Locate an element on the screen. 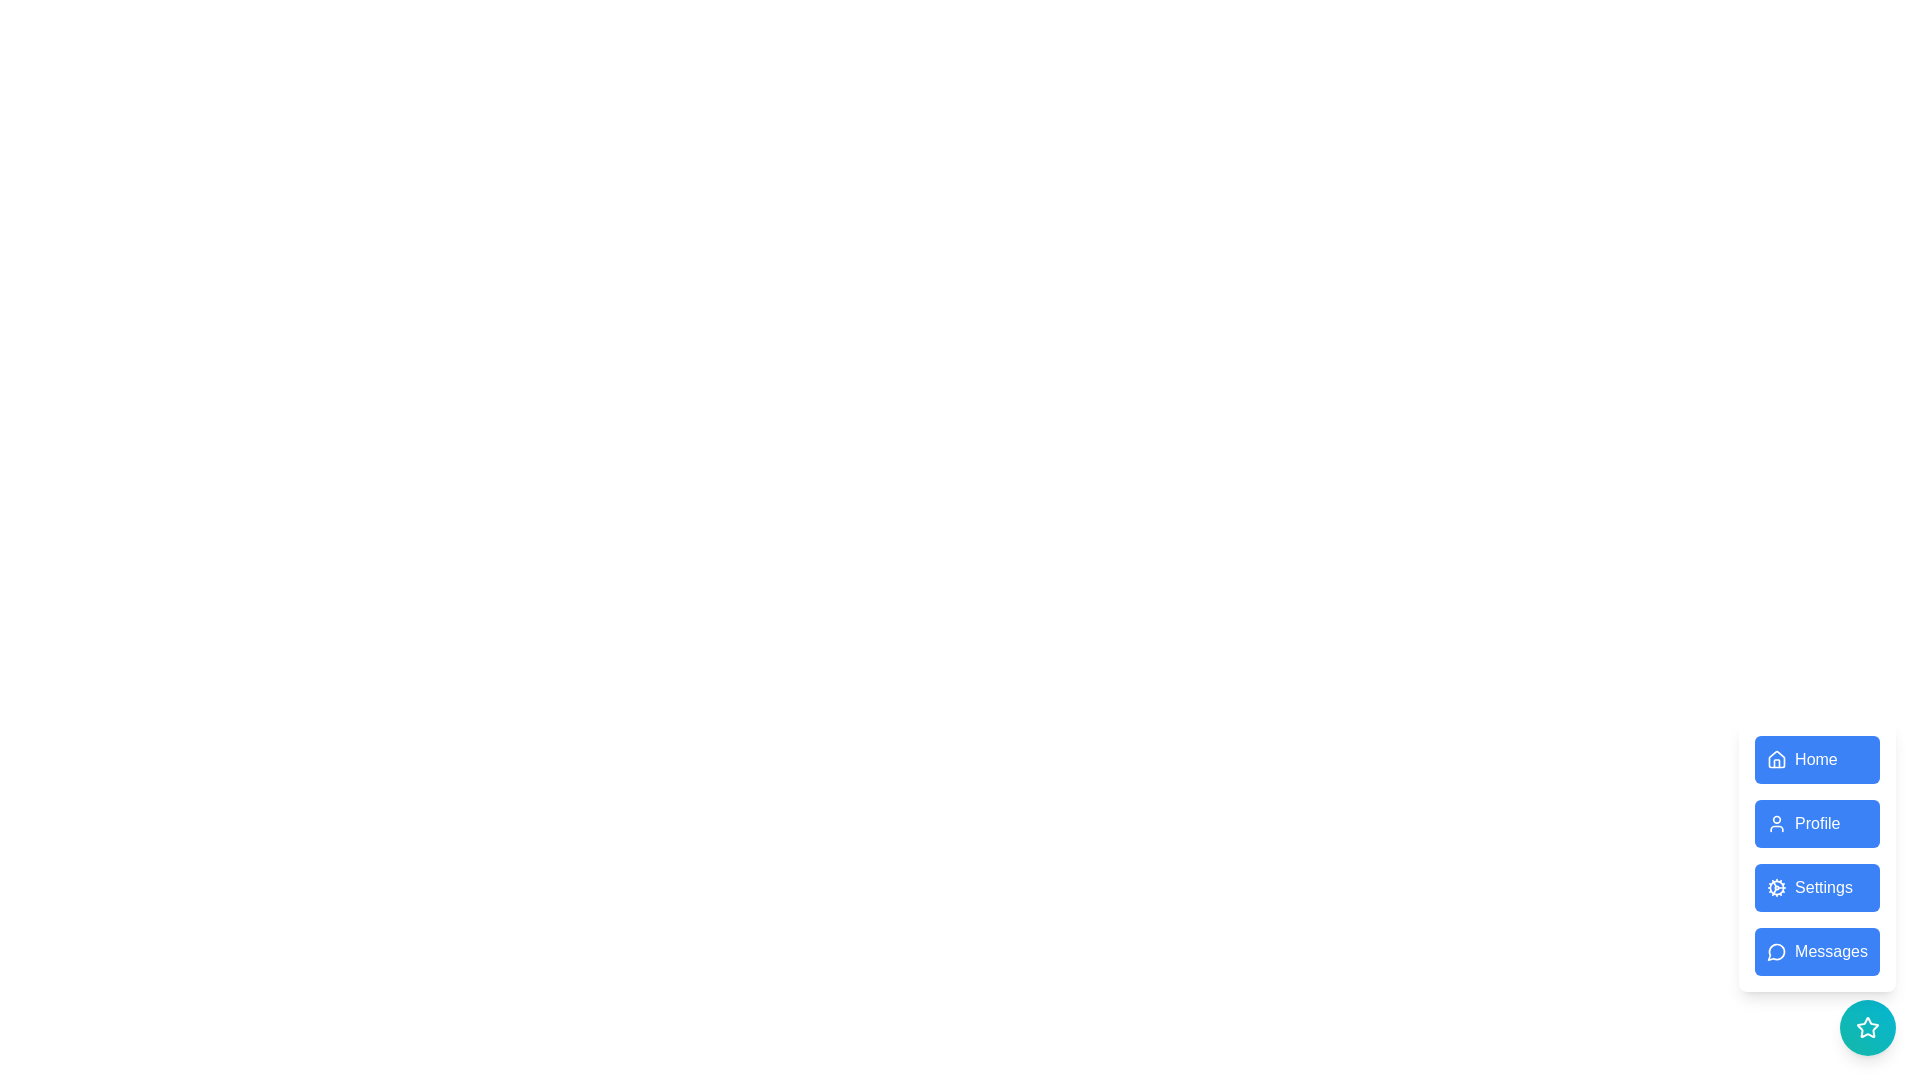  the last button in the vertical list at the bottom-right corner of the interface is located at coordinates (1817, 951).